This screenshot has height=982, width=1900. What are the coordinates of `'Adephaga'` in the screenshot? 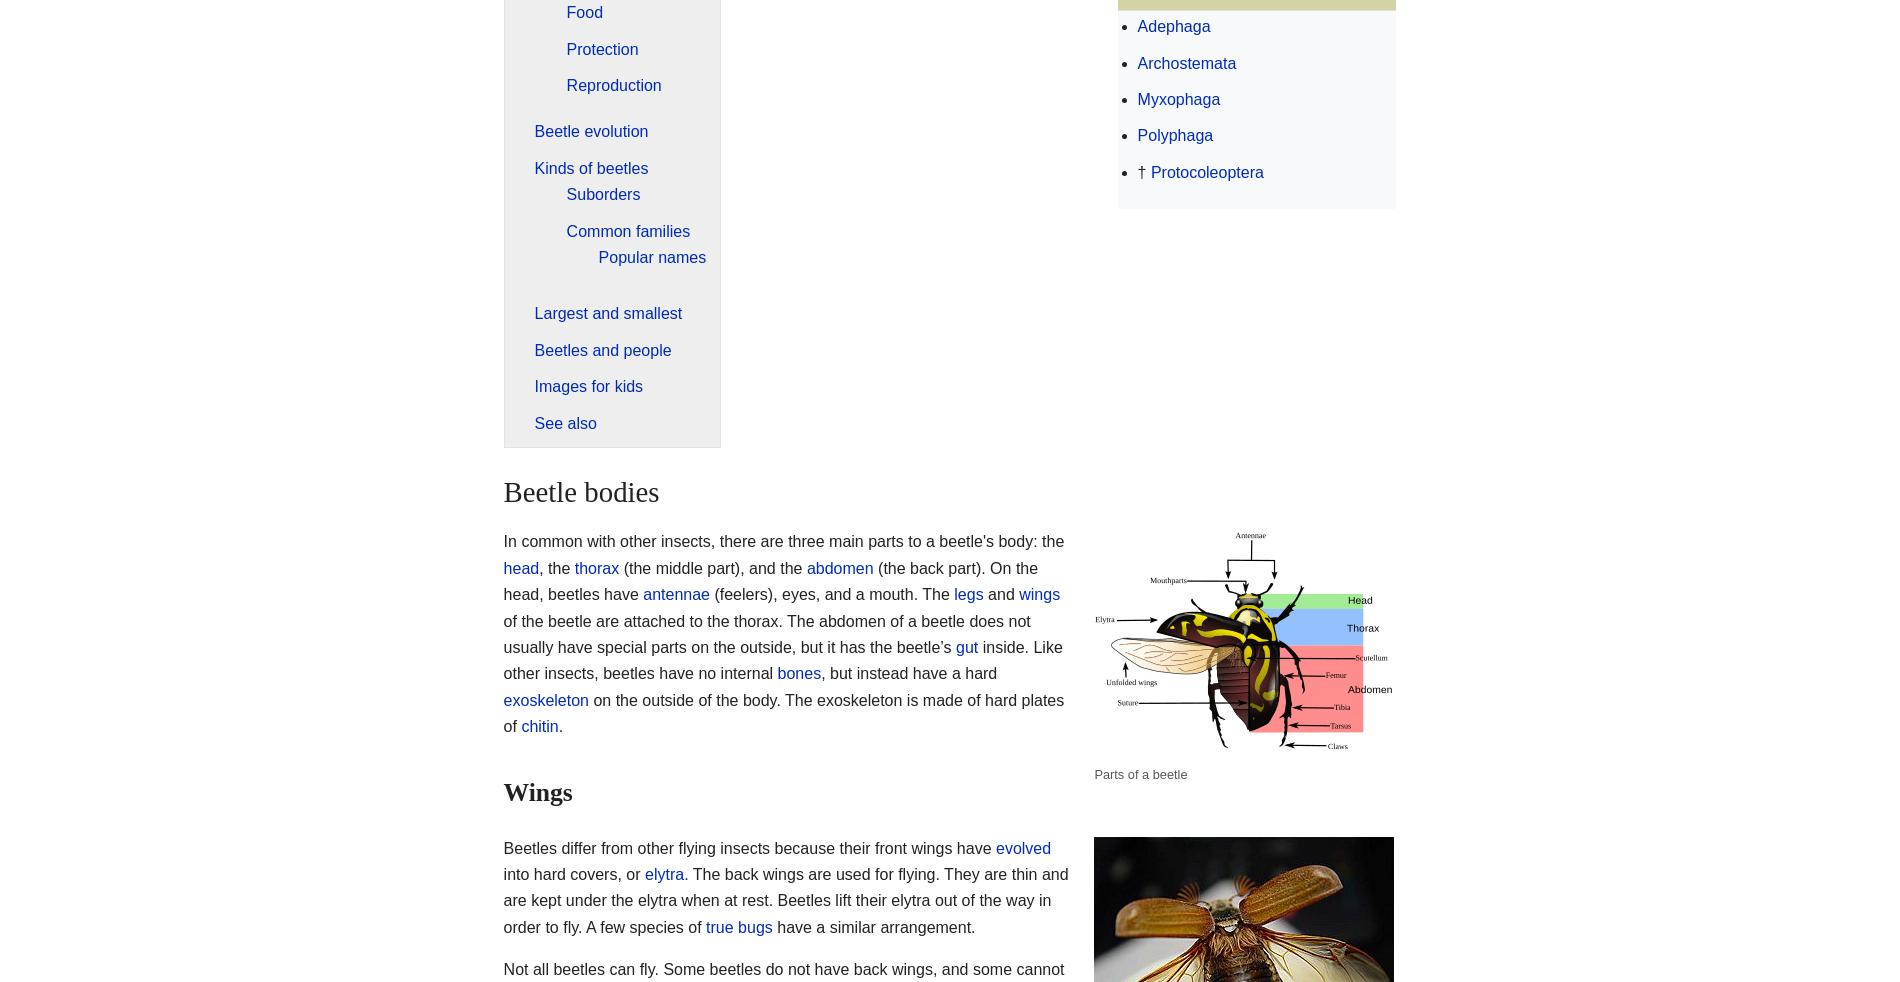 It's located at (1136, 25).